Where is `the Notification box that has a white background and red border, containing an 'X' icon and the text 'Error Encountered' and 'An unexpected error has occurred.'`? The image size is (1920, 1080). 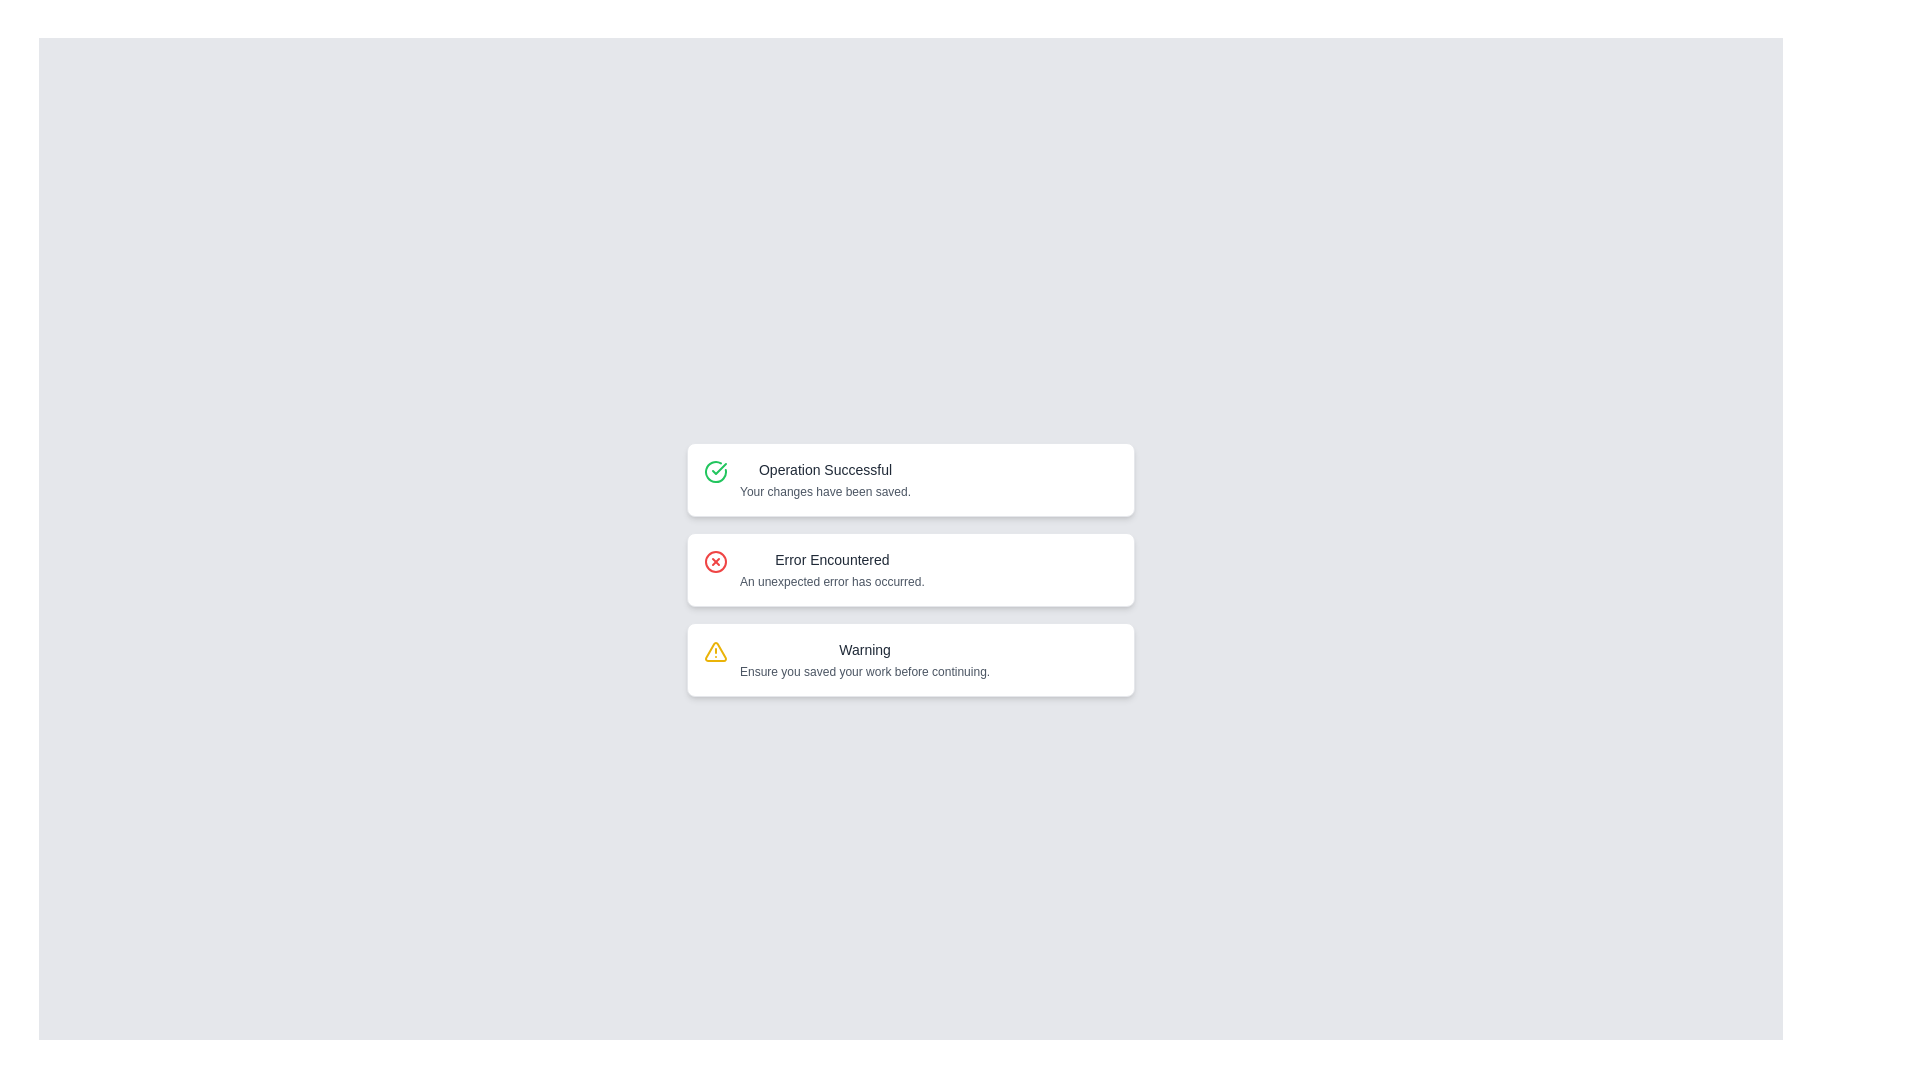
the Notification box that has a white background and red border, containing an 'X' icon and the text 'Error Encountered' and 'An unexpected error has occurred.' is located at coordinates (910, 570).